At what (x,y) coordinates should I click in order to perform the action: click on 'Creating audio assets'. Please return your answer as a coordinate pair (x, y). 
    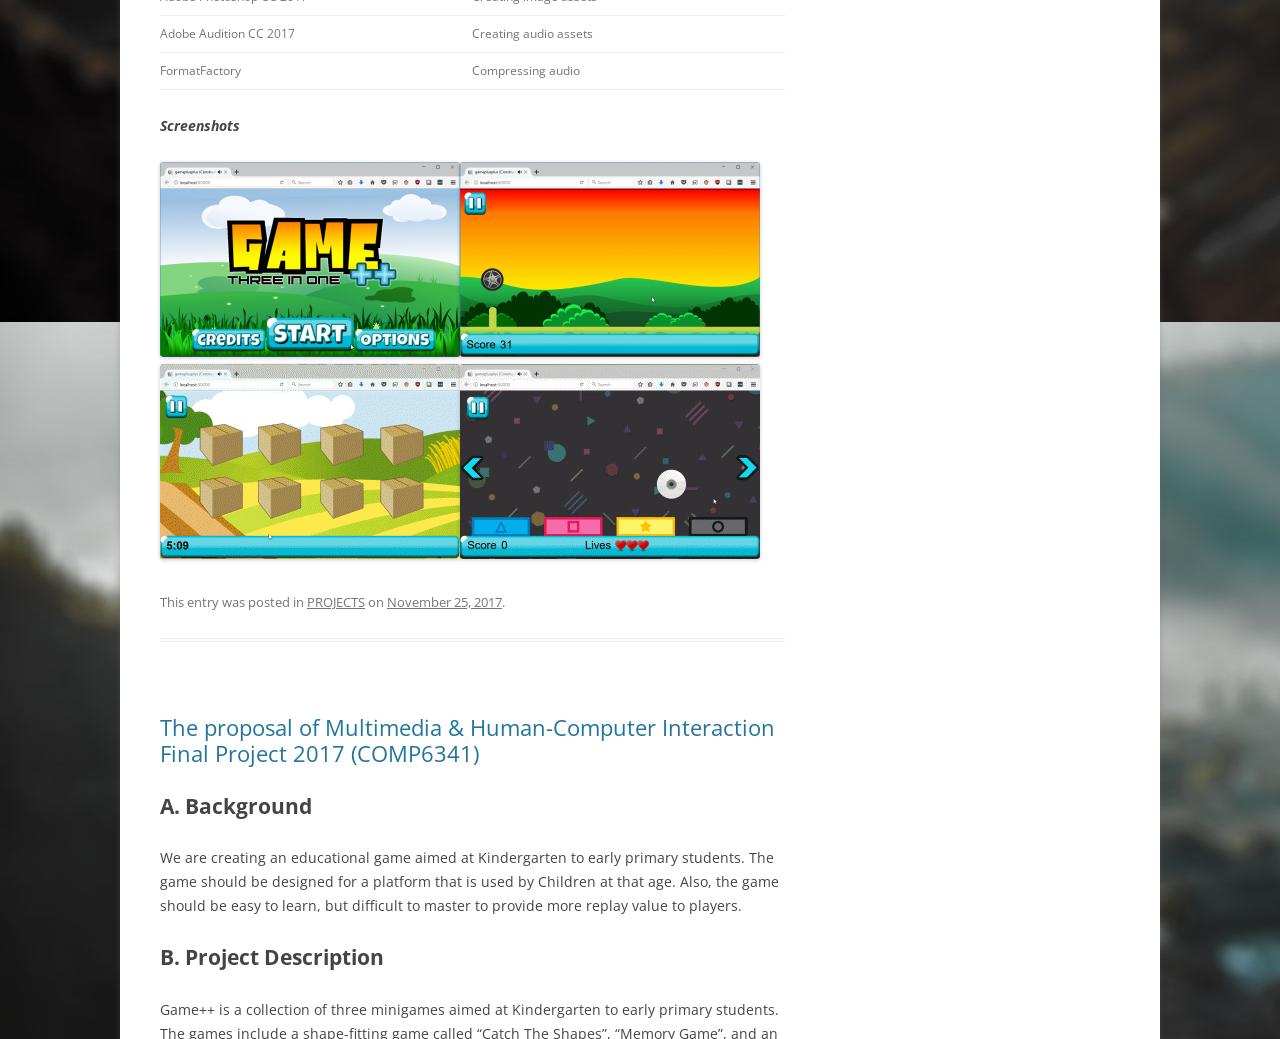
    Looking at the image, I should click on (532, 32).